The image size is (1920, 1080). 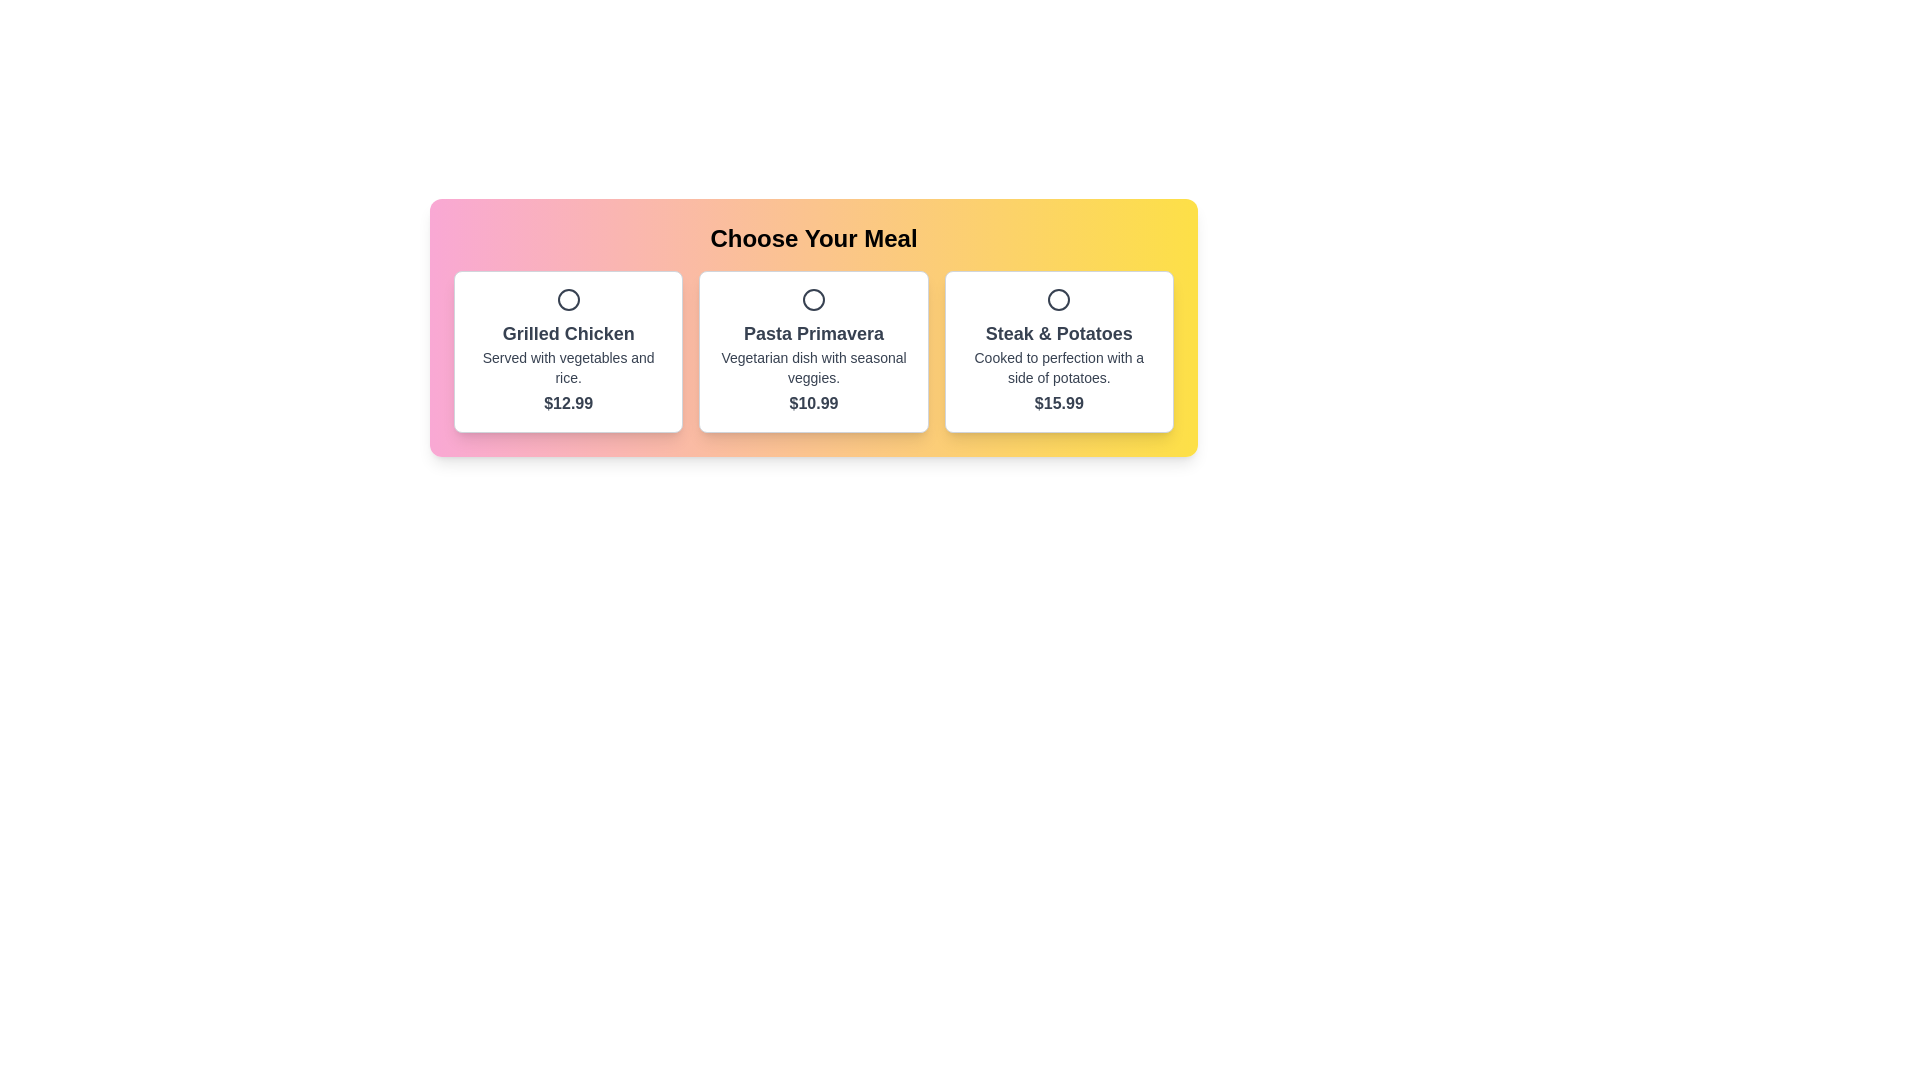 What do you see at coordinates (567, 300) in the screenshot?
I see `the circular icon located at the top-center of the 'Grilled Chicken' card in the meal selection grid, which serves as an interactive selector or decorative element` at bounding box center [567, 300].